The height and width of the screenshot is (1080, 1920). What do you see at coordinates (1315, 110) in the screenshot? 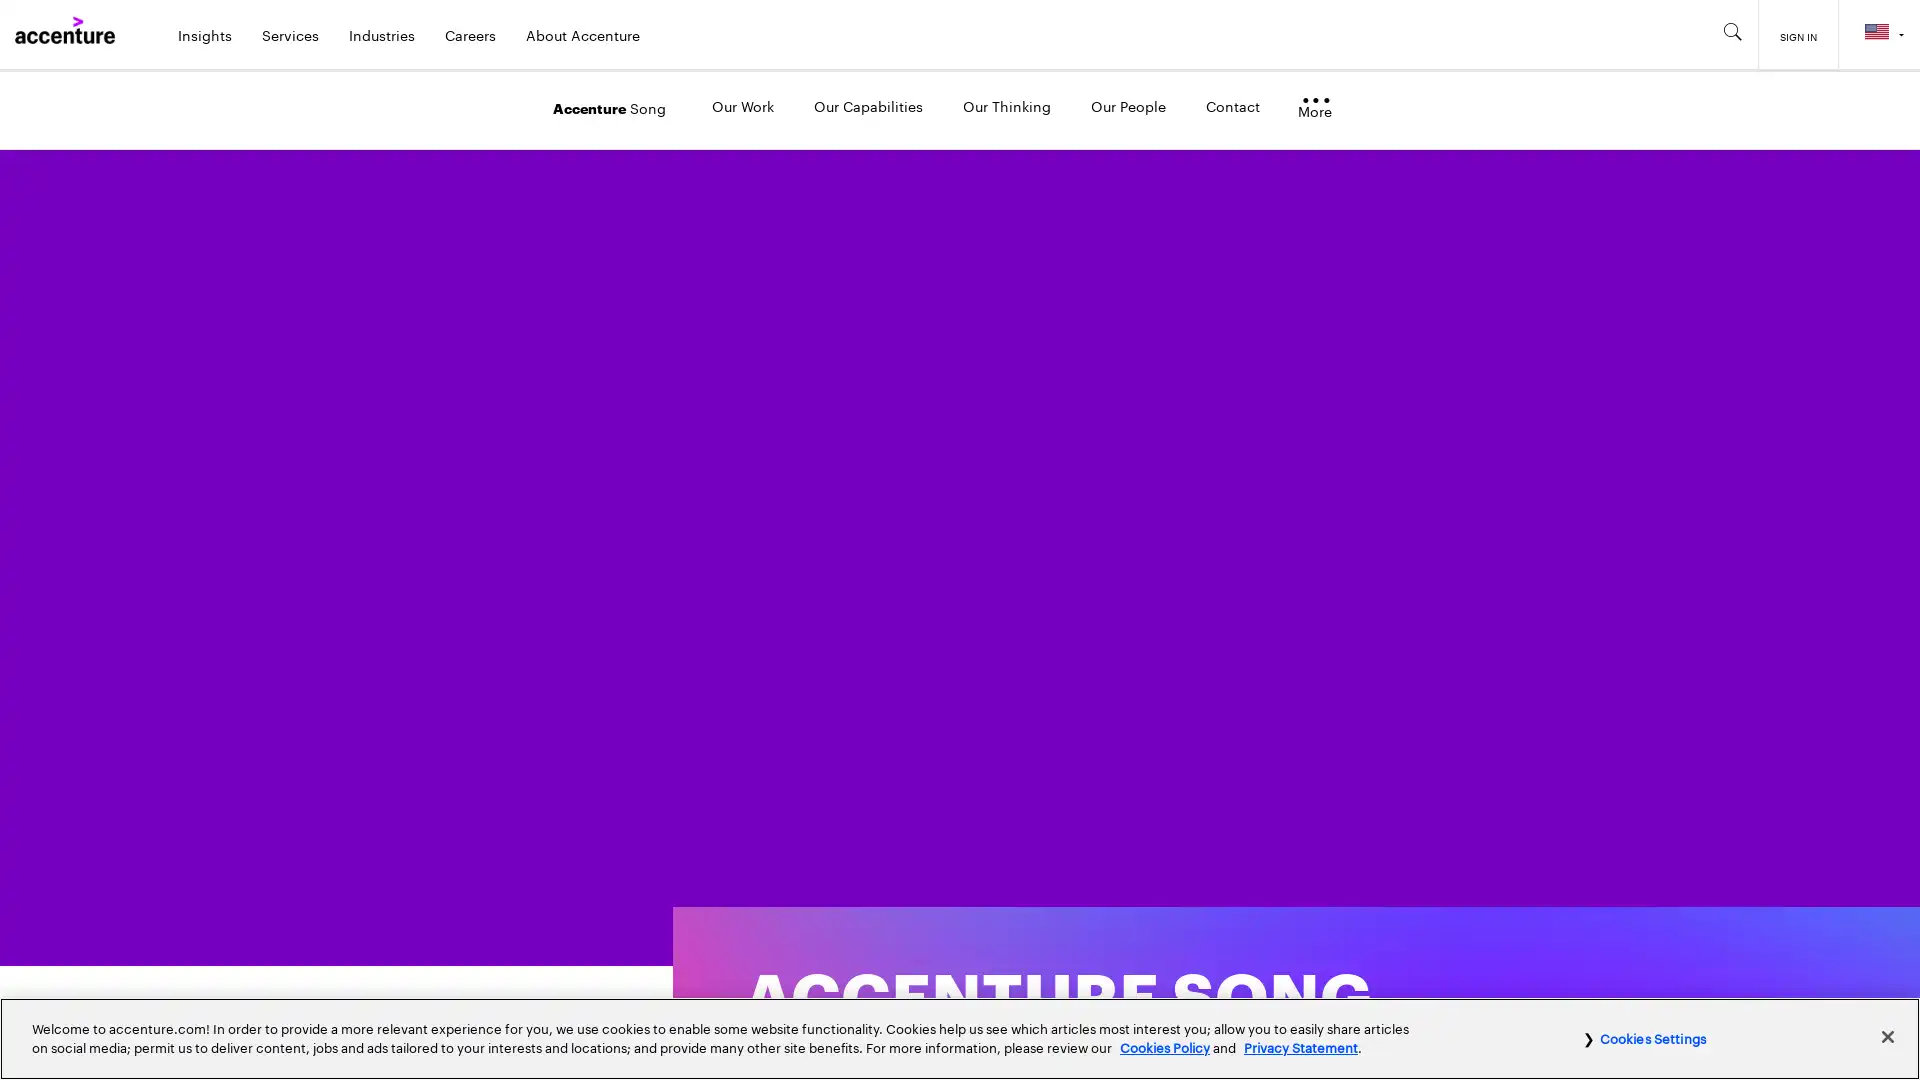
I see `close menu` at bounding box center [1315, 110].